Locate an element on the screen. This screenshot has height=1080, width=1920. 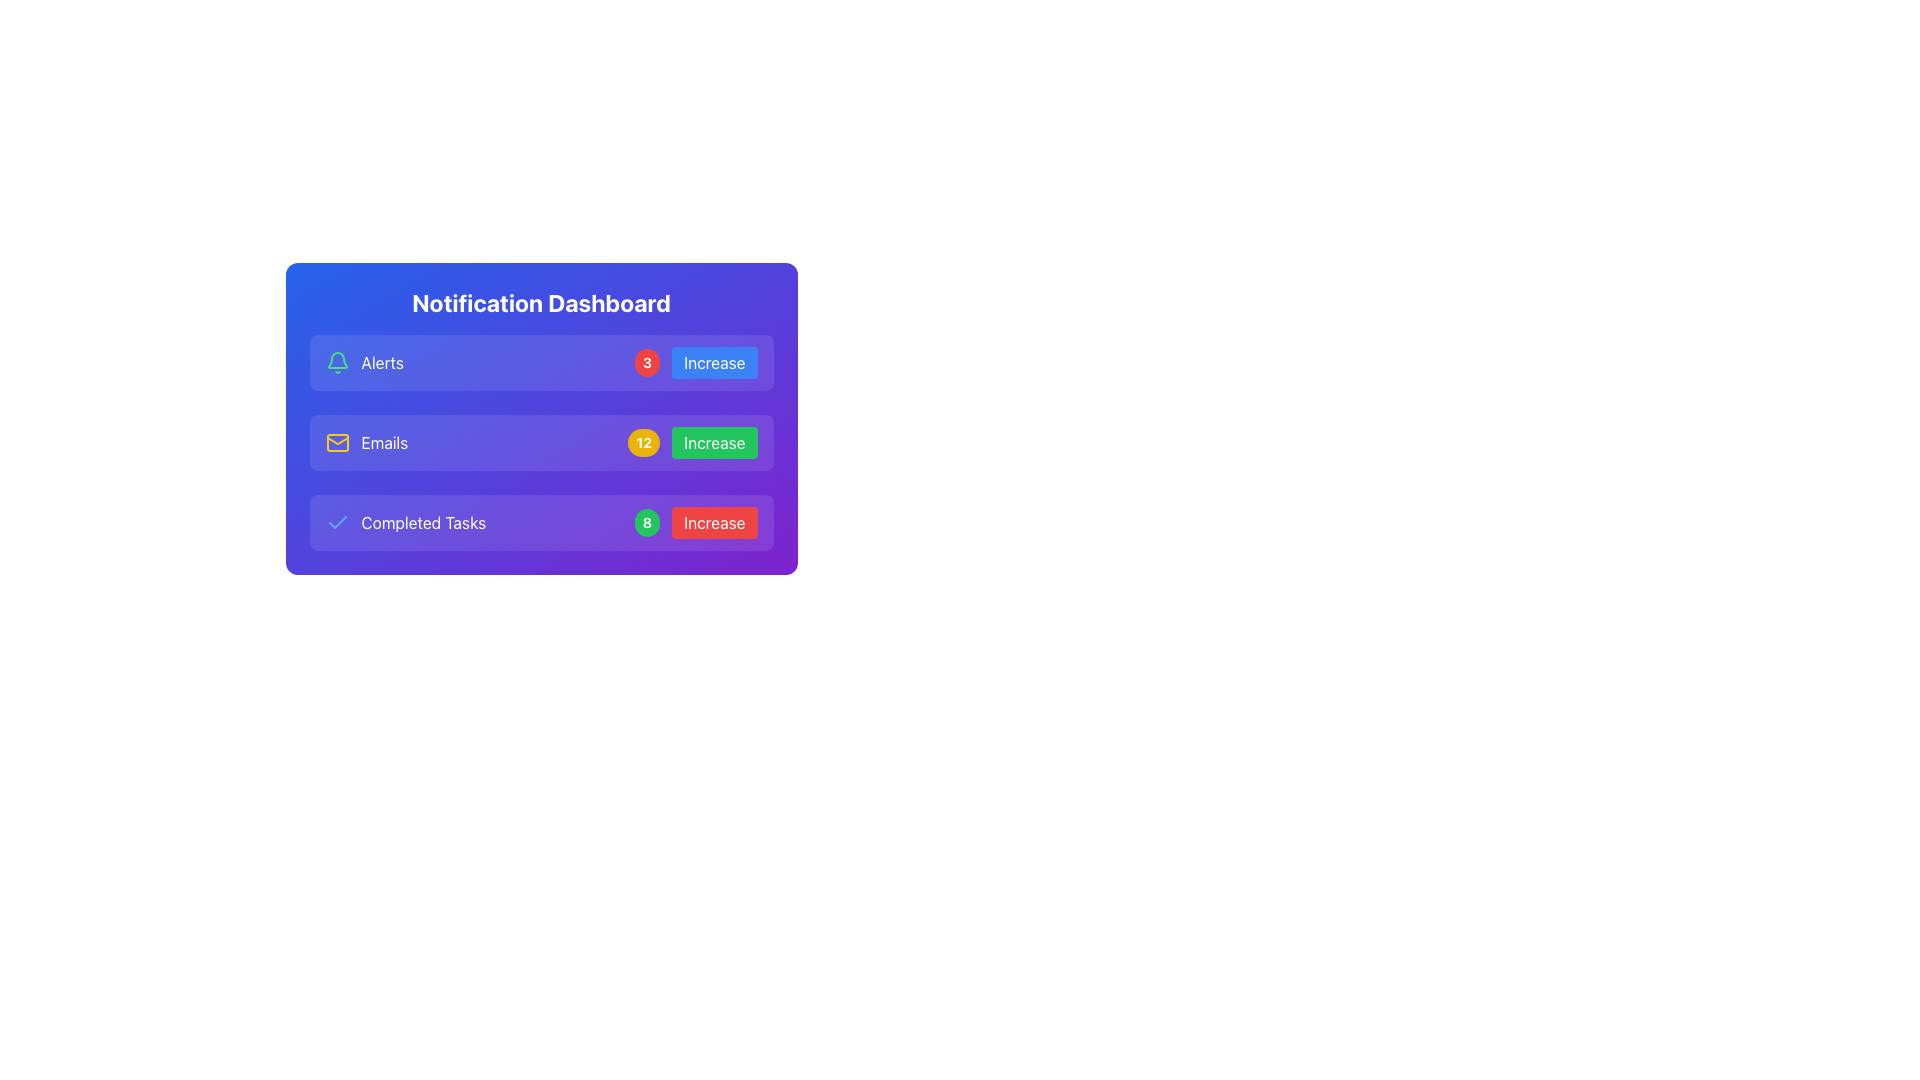
the circular badge notification counter with a red background displaying the number '3', located adjacent to the 'Increase' button and to the right of the 'Alerts' label is located at coordinates (647, 362).